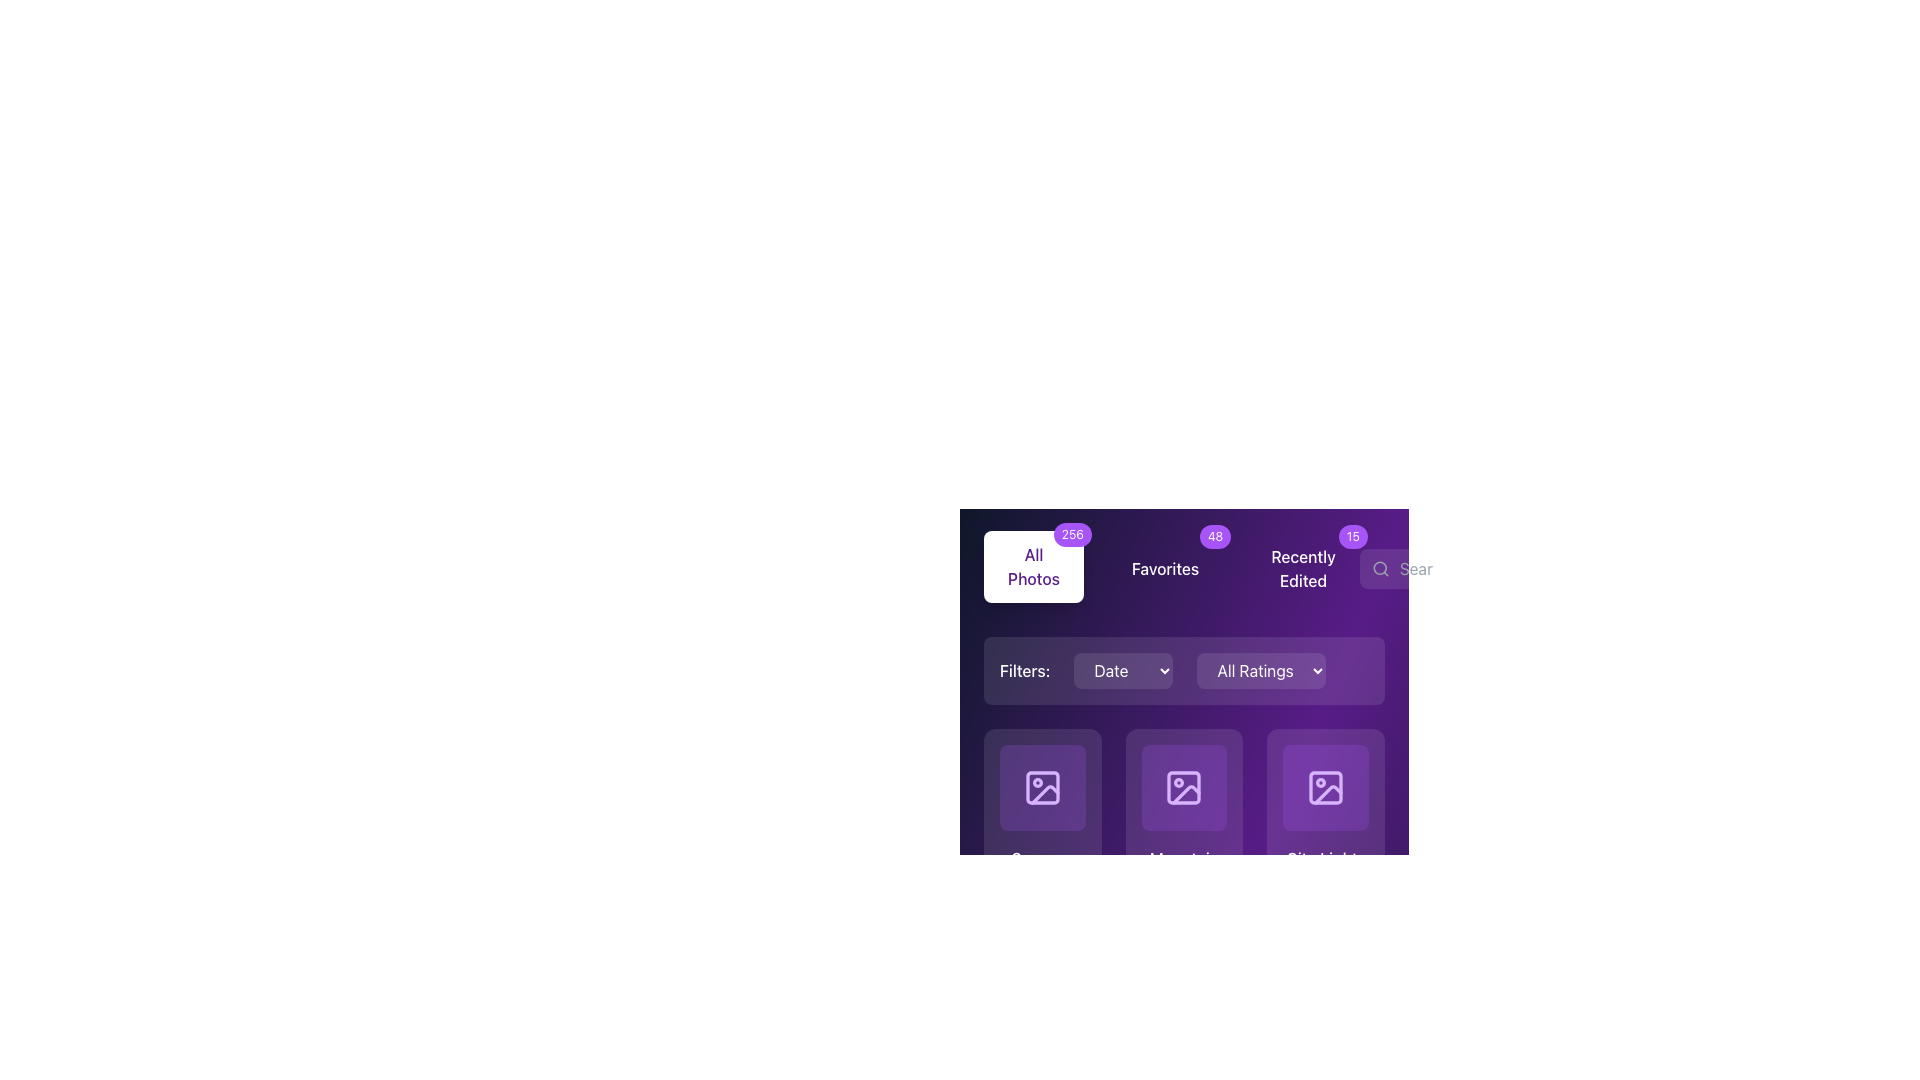 The width and height of the screenshot is (1920, 1080). What do you see at coordinates (1326, 829) in the screenshot?
I see `the third card in the first row of the grid displaying a content preview` at bounding box center [1326, 829].